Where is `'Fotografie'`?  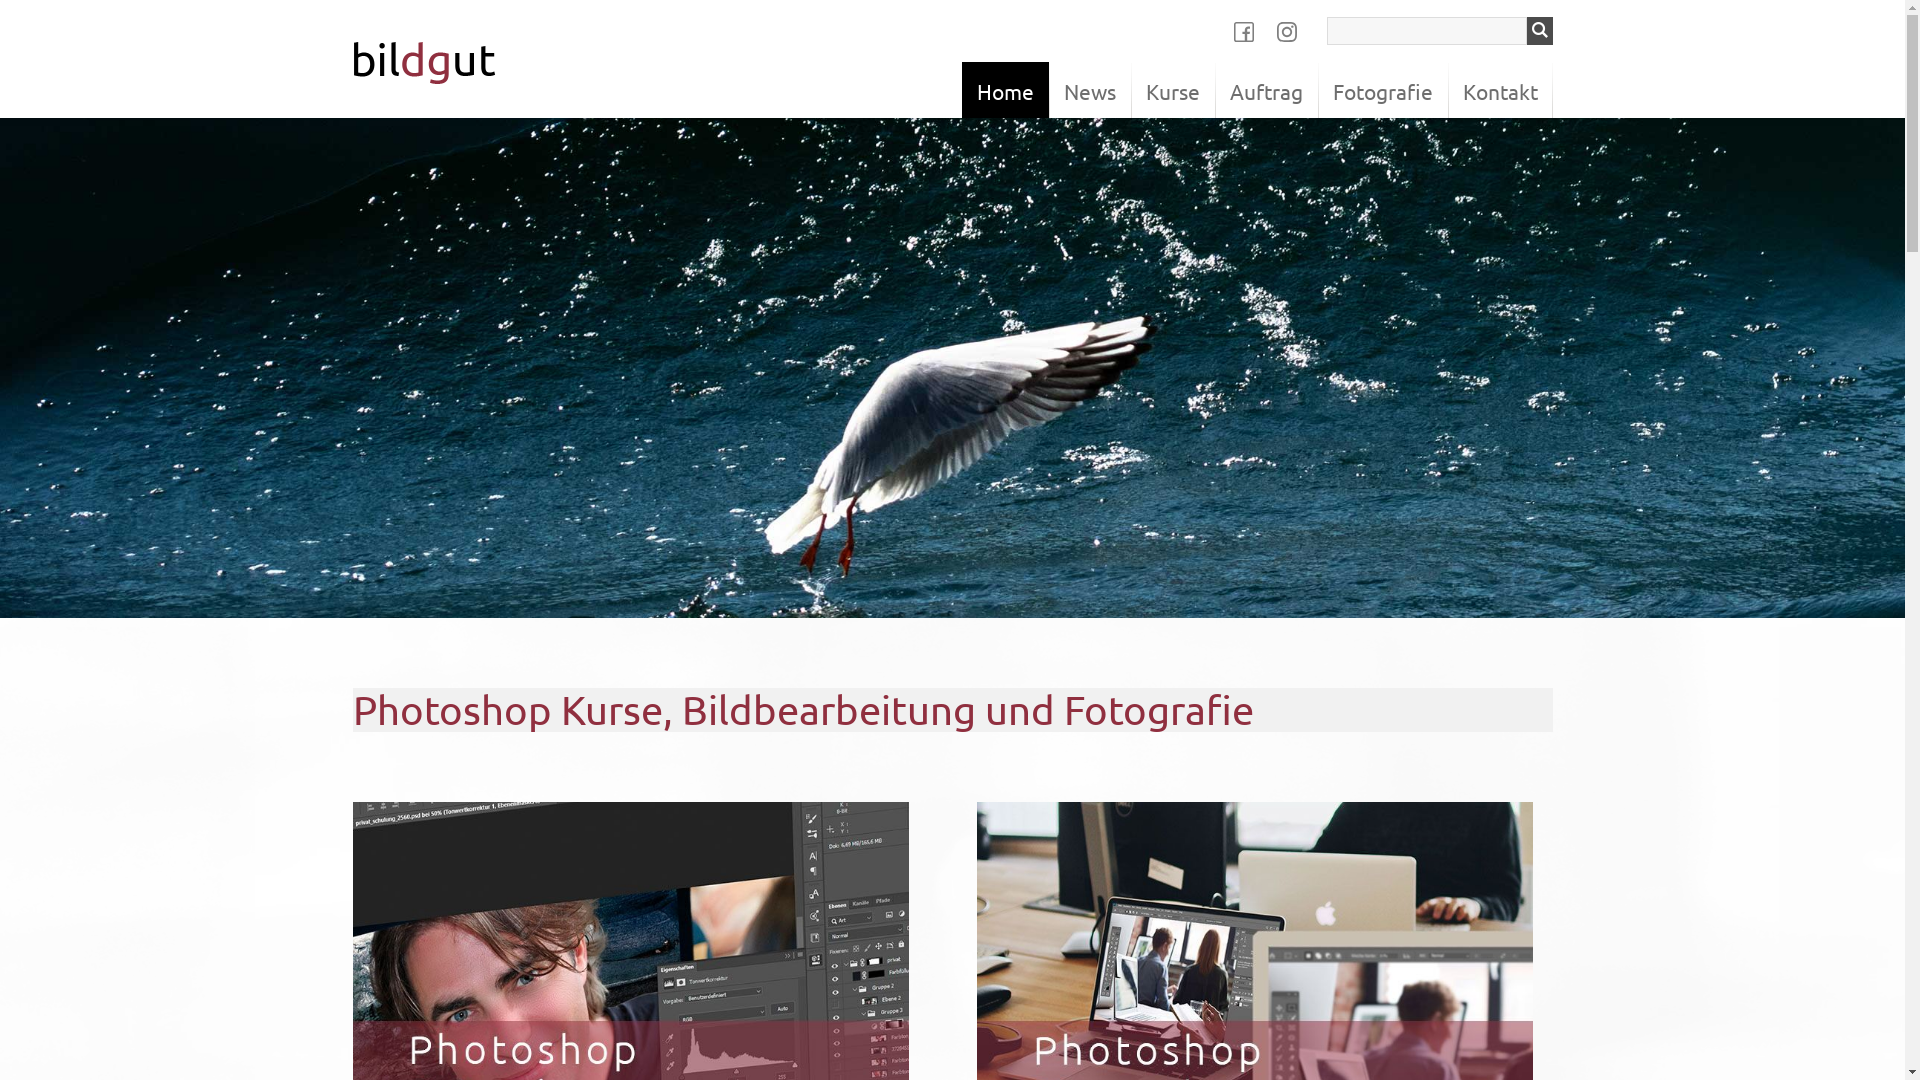 'Fotografie' is located at coordinates (1318, 88).